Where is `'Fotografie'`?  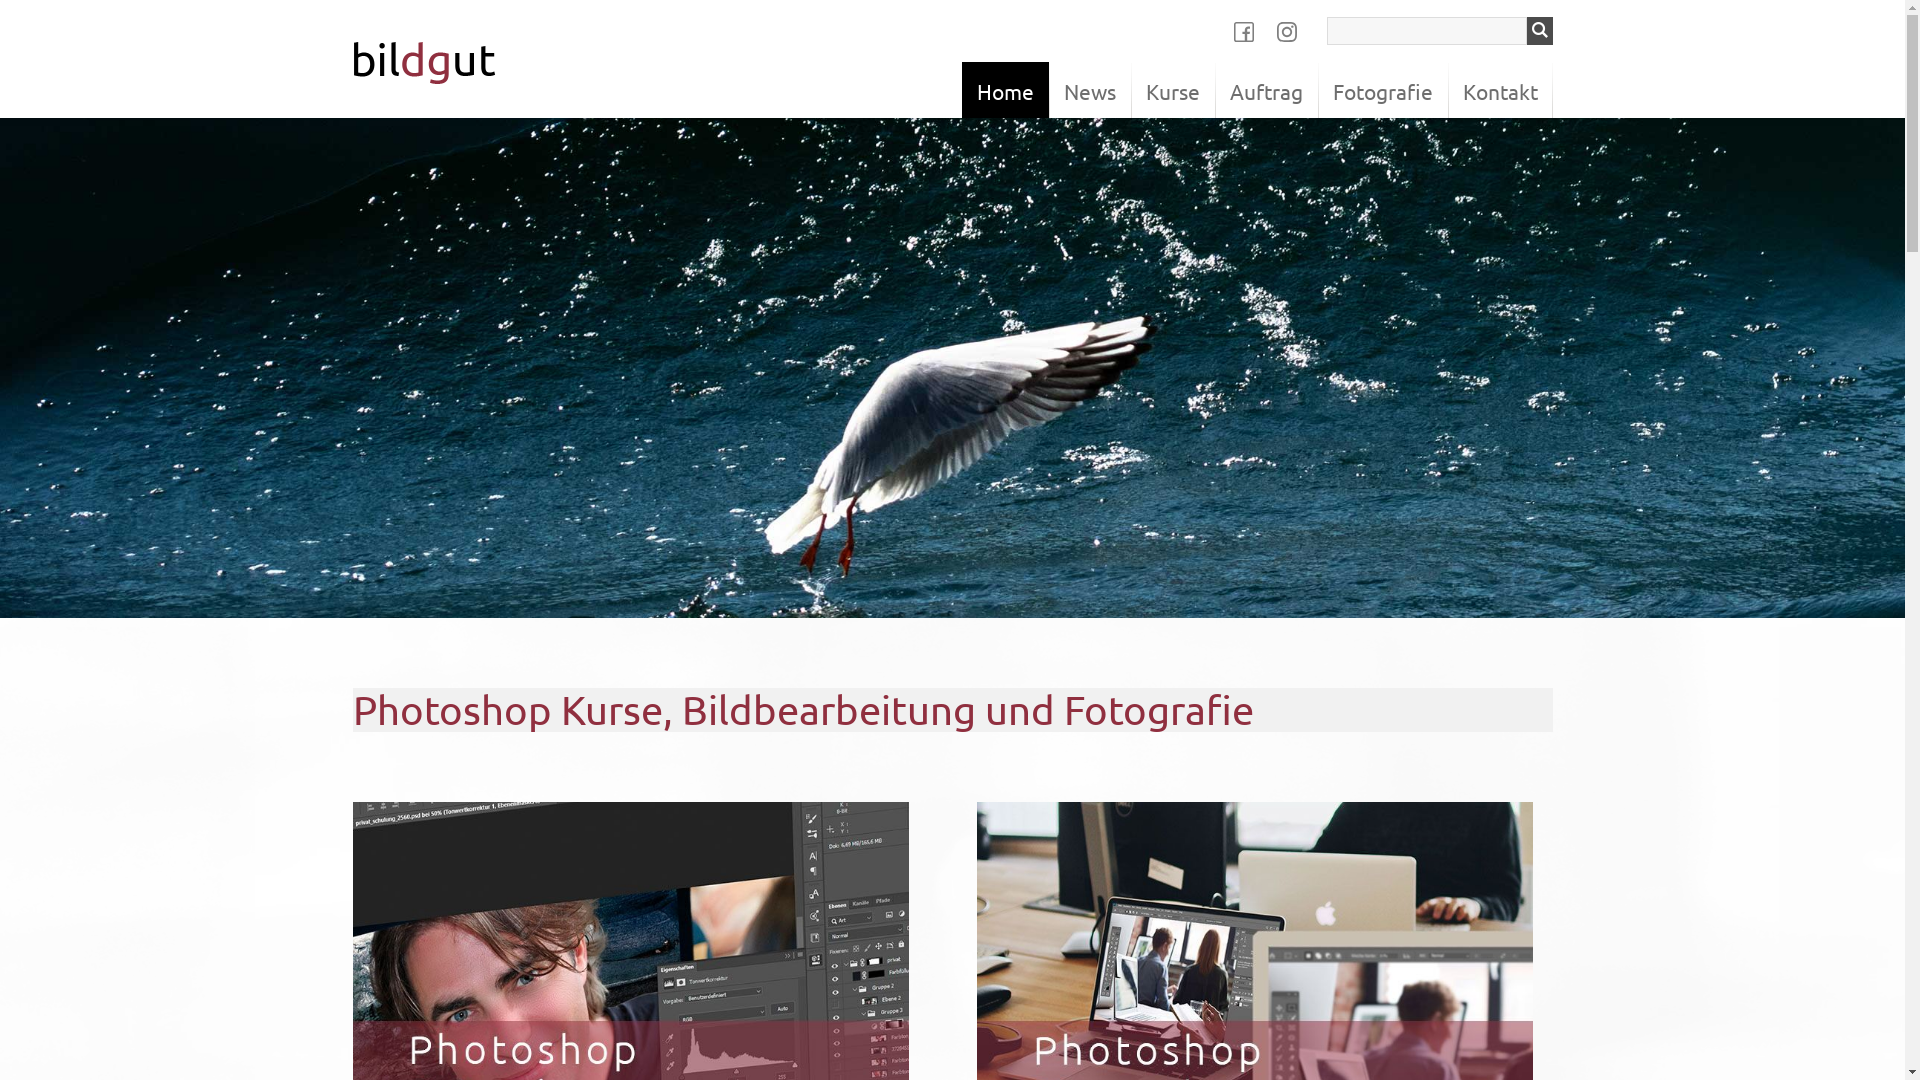 'Fotografie' is located at coordinates (1318, 88).